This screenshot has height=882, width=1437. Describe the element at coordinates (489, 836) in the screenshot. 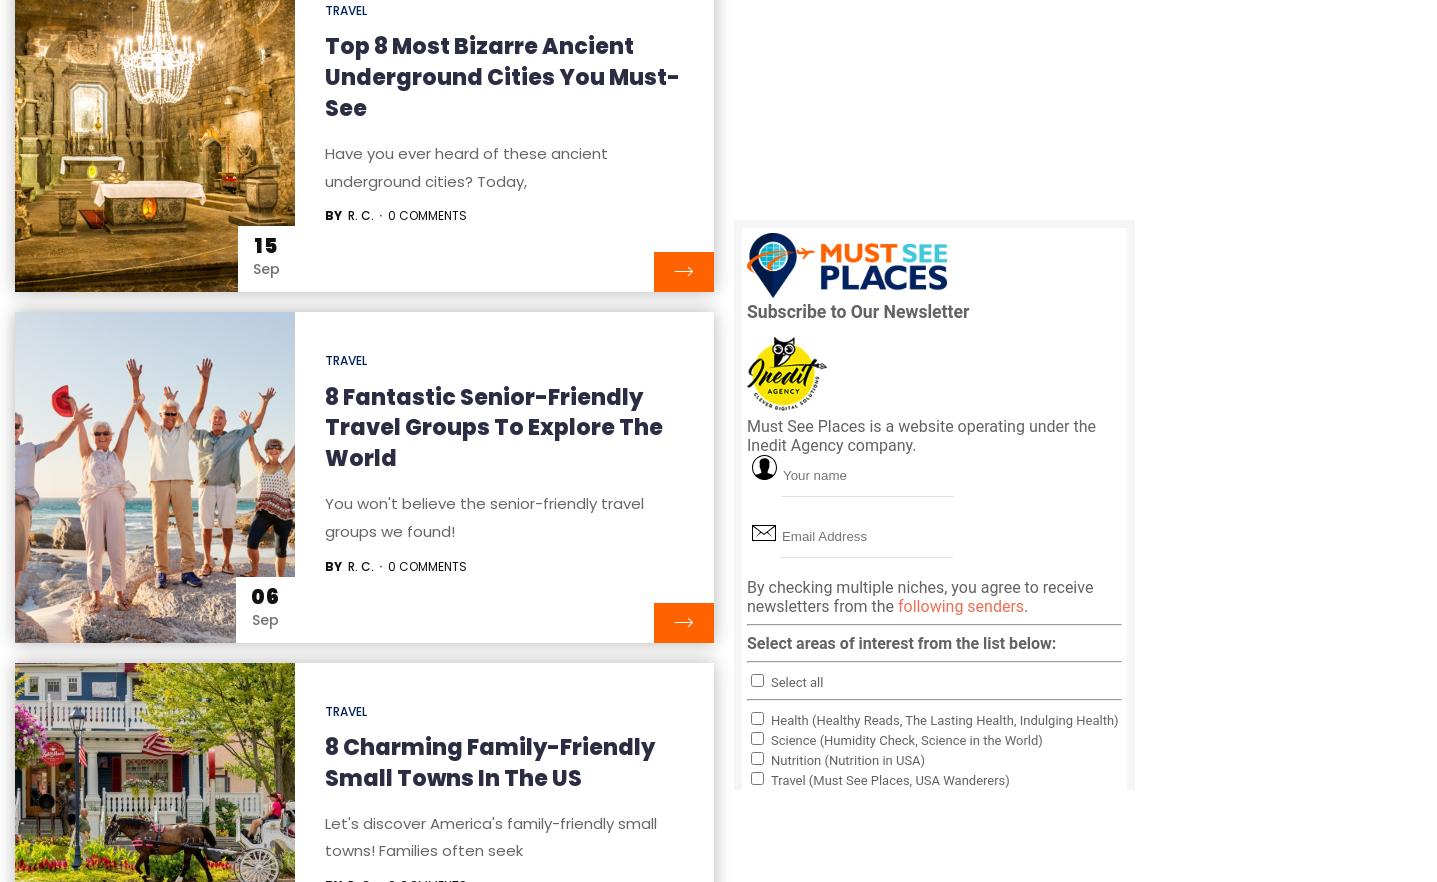

I see `'Let's discover America's family-friendly small towns! Families often seek'` at that location.